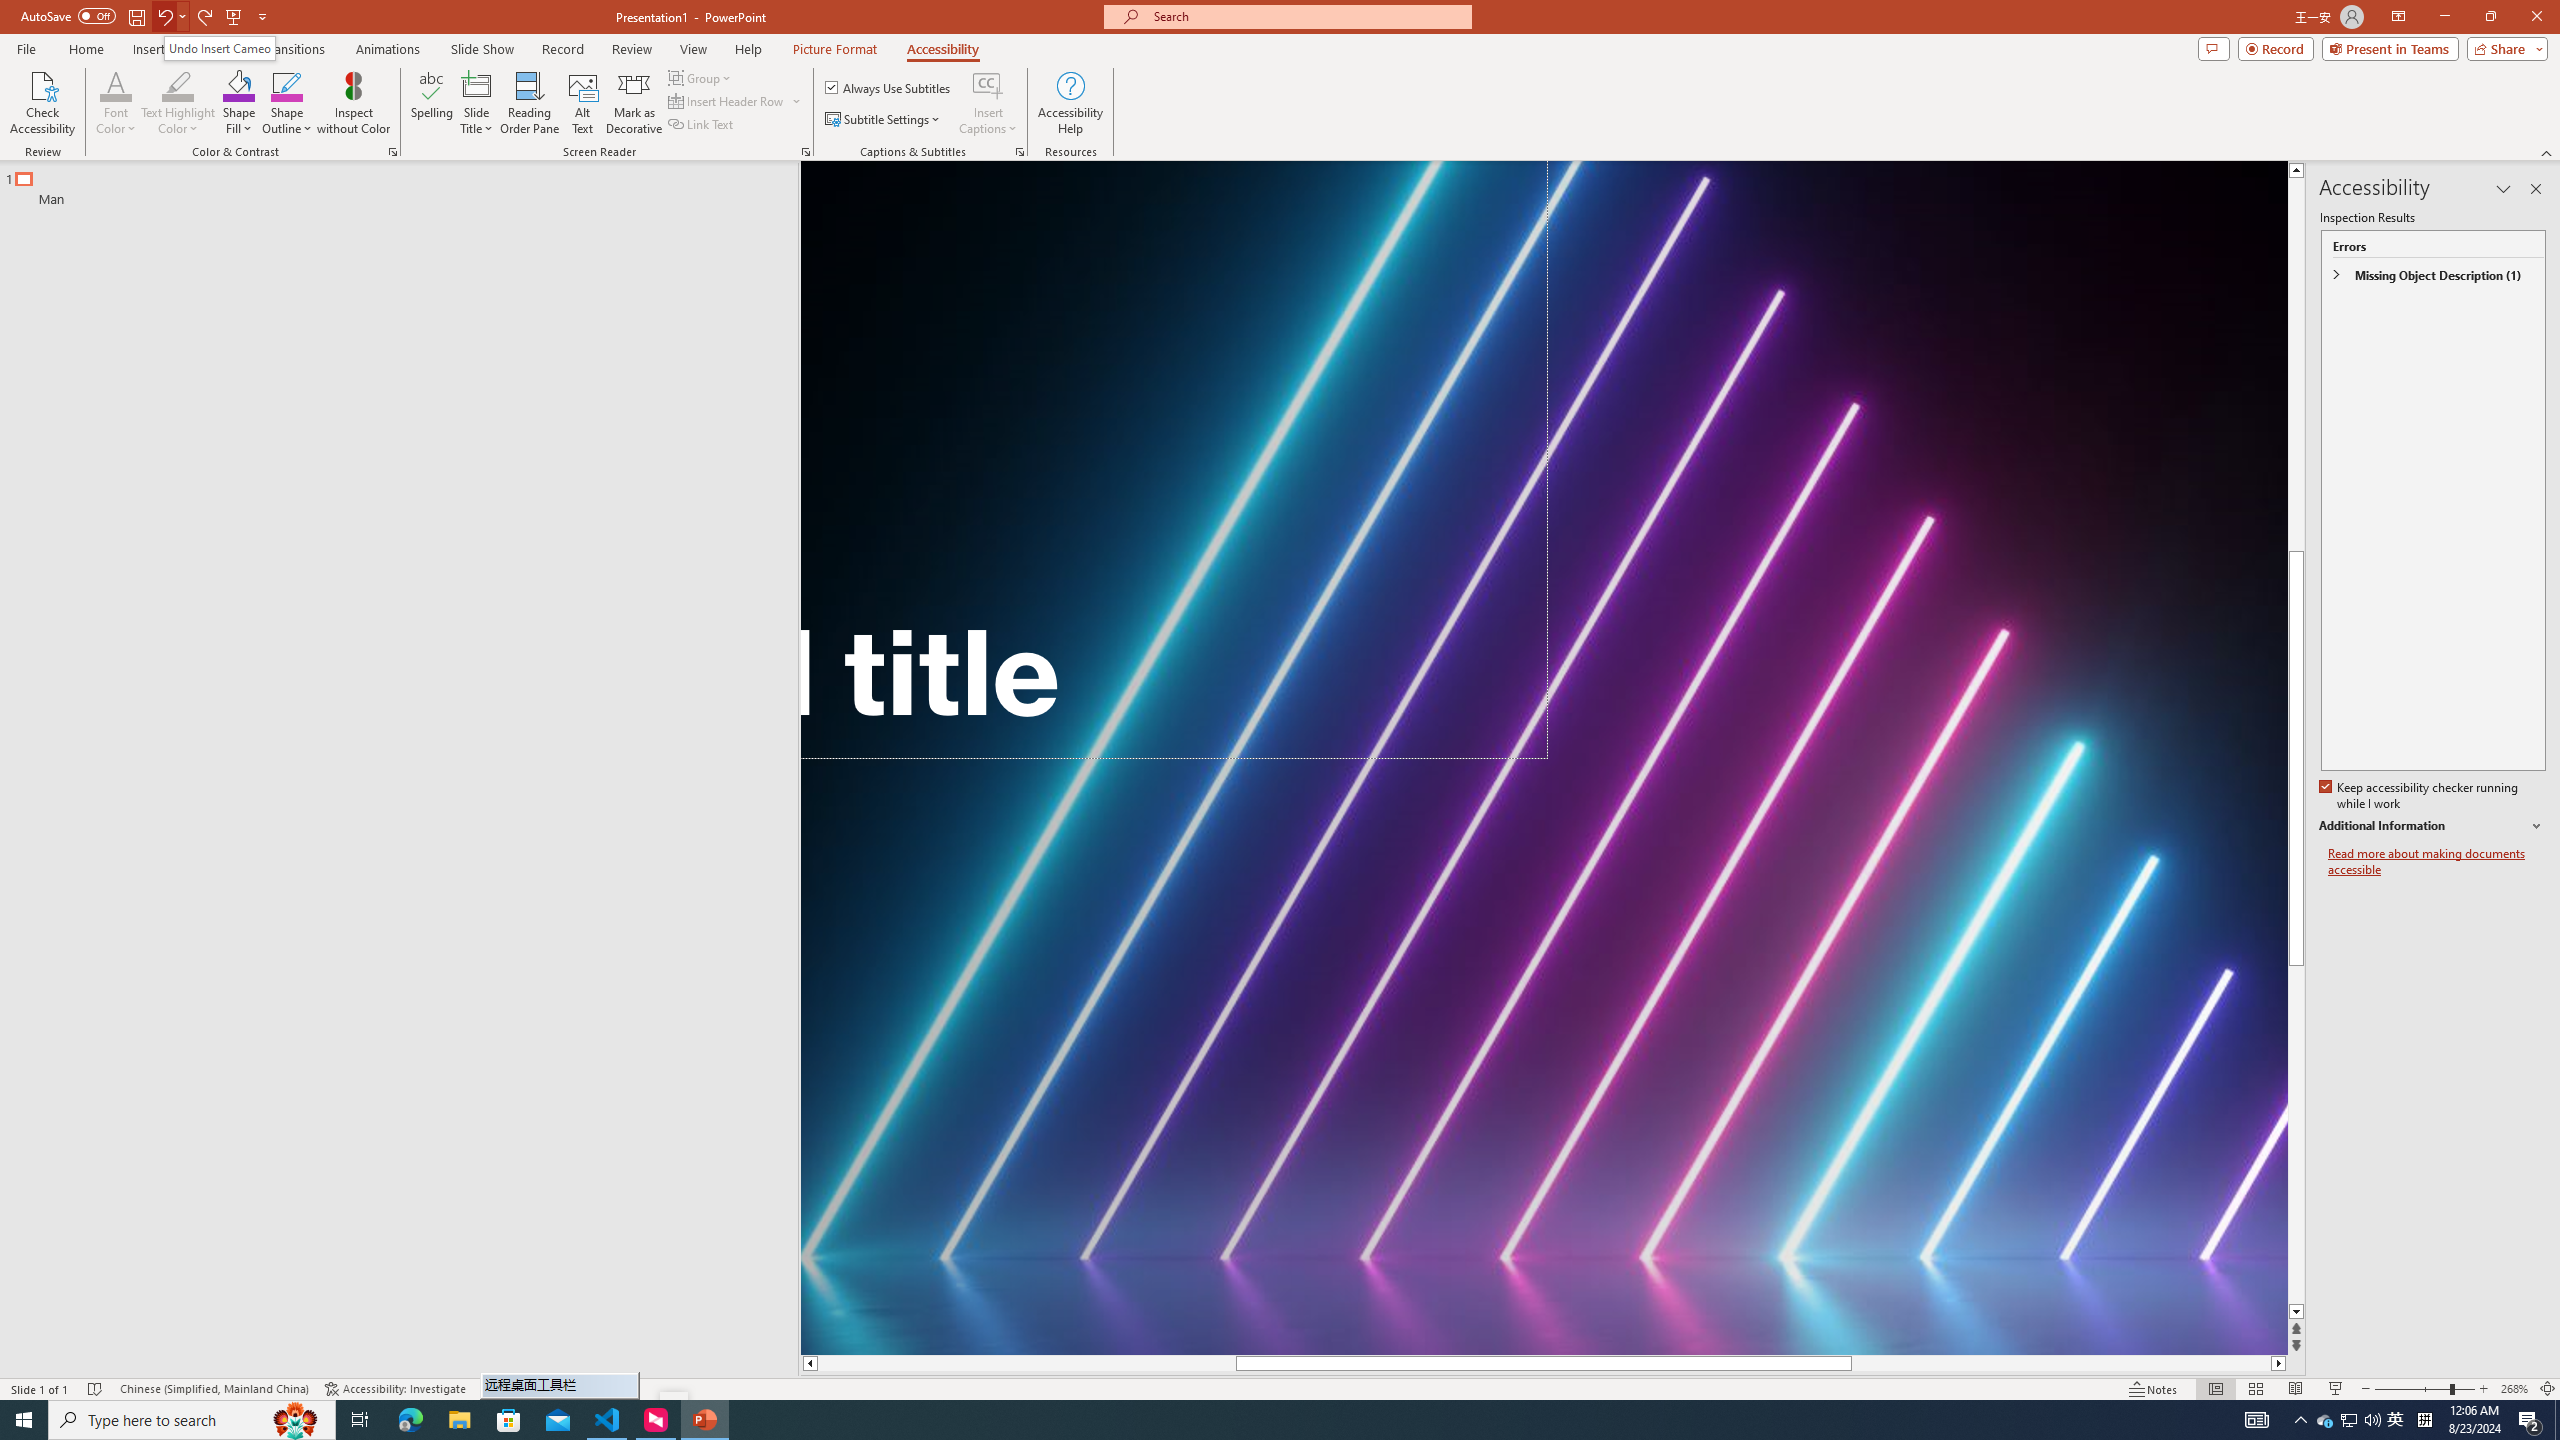  What do you see at coordinates (701, 122) in the screenshot?
I see `'Link Text'` at bounding box center [701, 122].